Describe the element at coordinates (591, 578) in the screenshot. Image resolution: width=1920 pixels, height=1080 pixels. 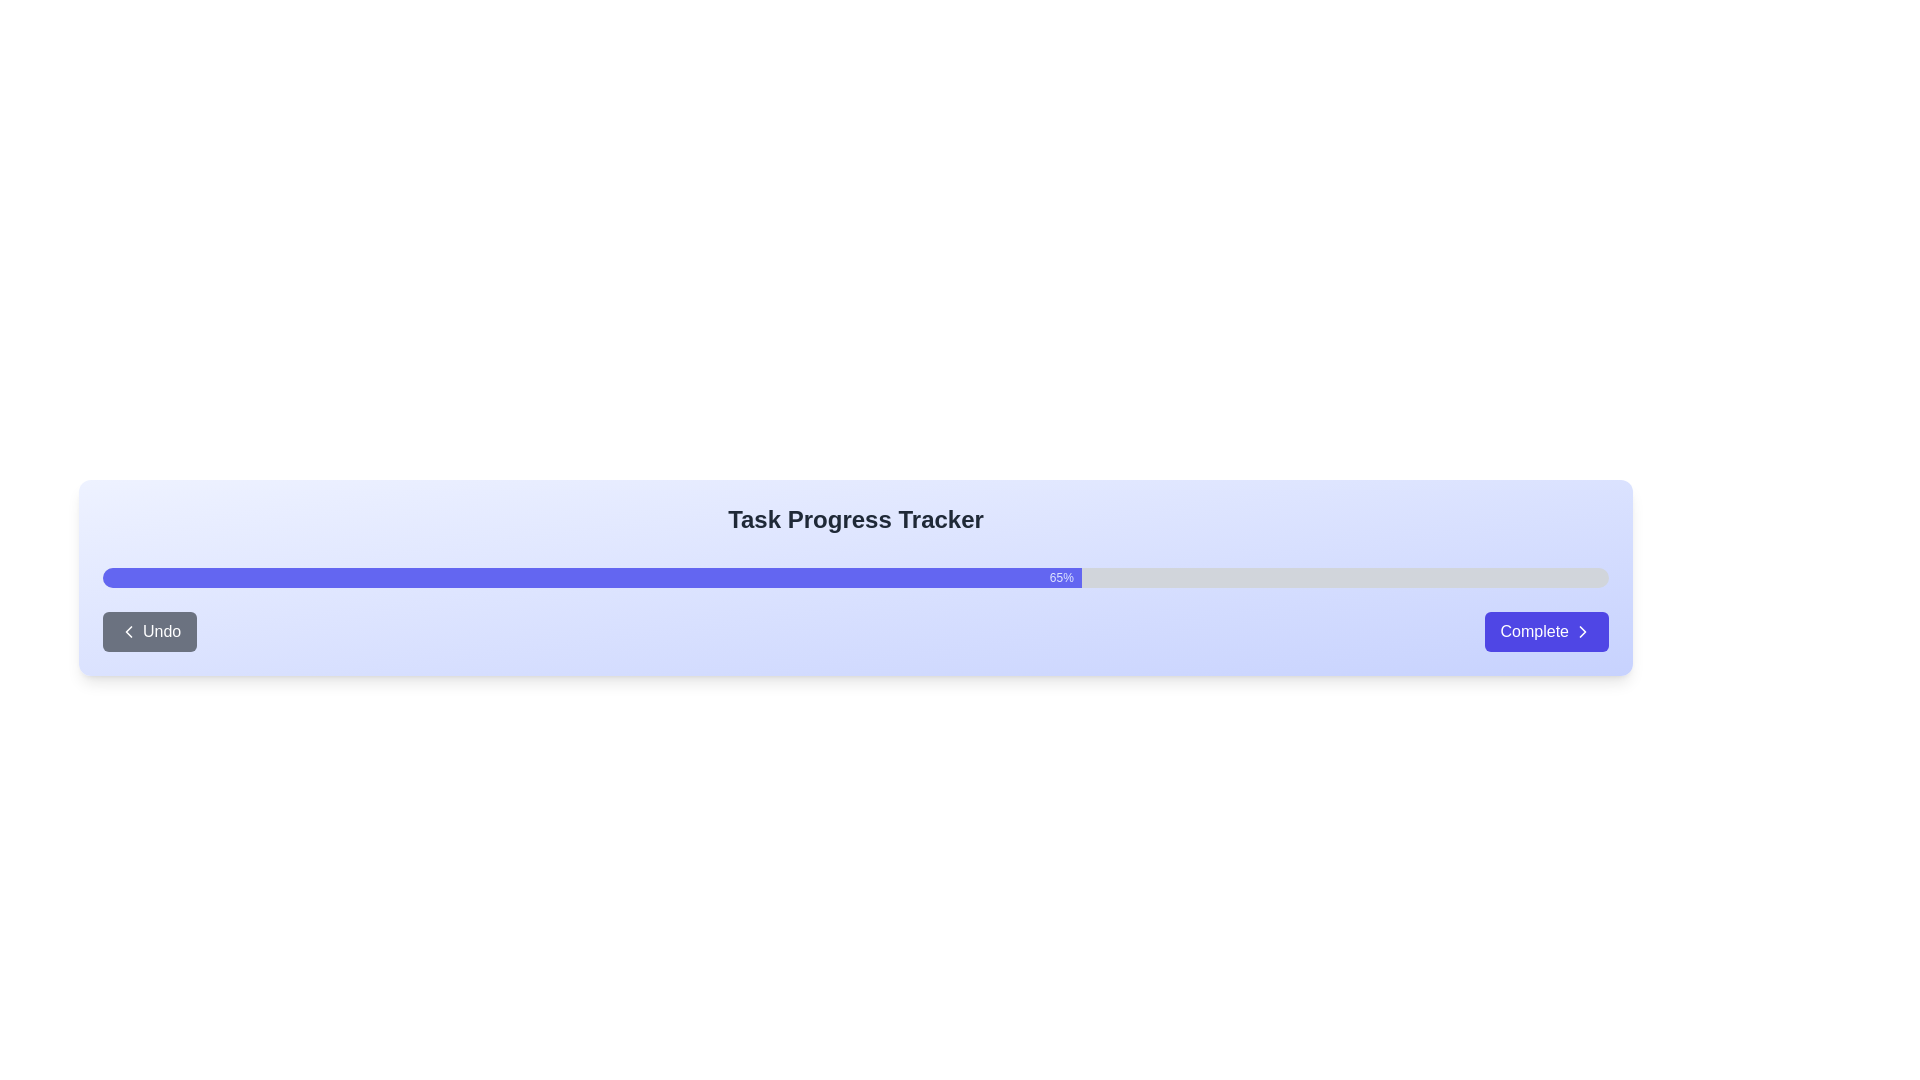
I see `the filled portion of the progress bar indicating 65% completion, which displays the label '65%'` at that location.